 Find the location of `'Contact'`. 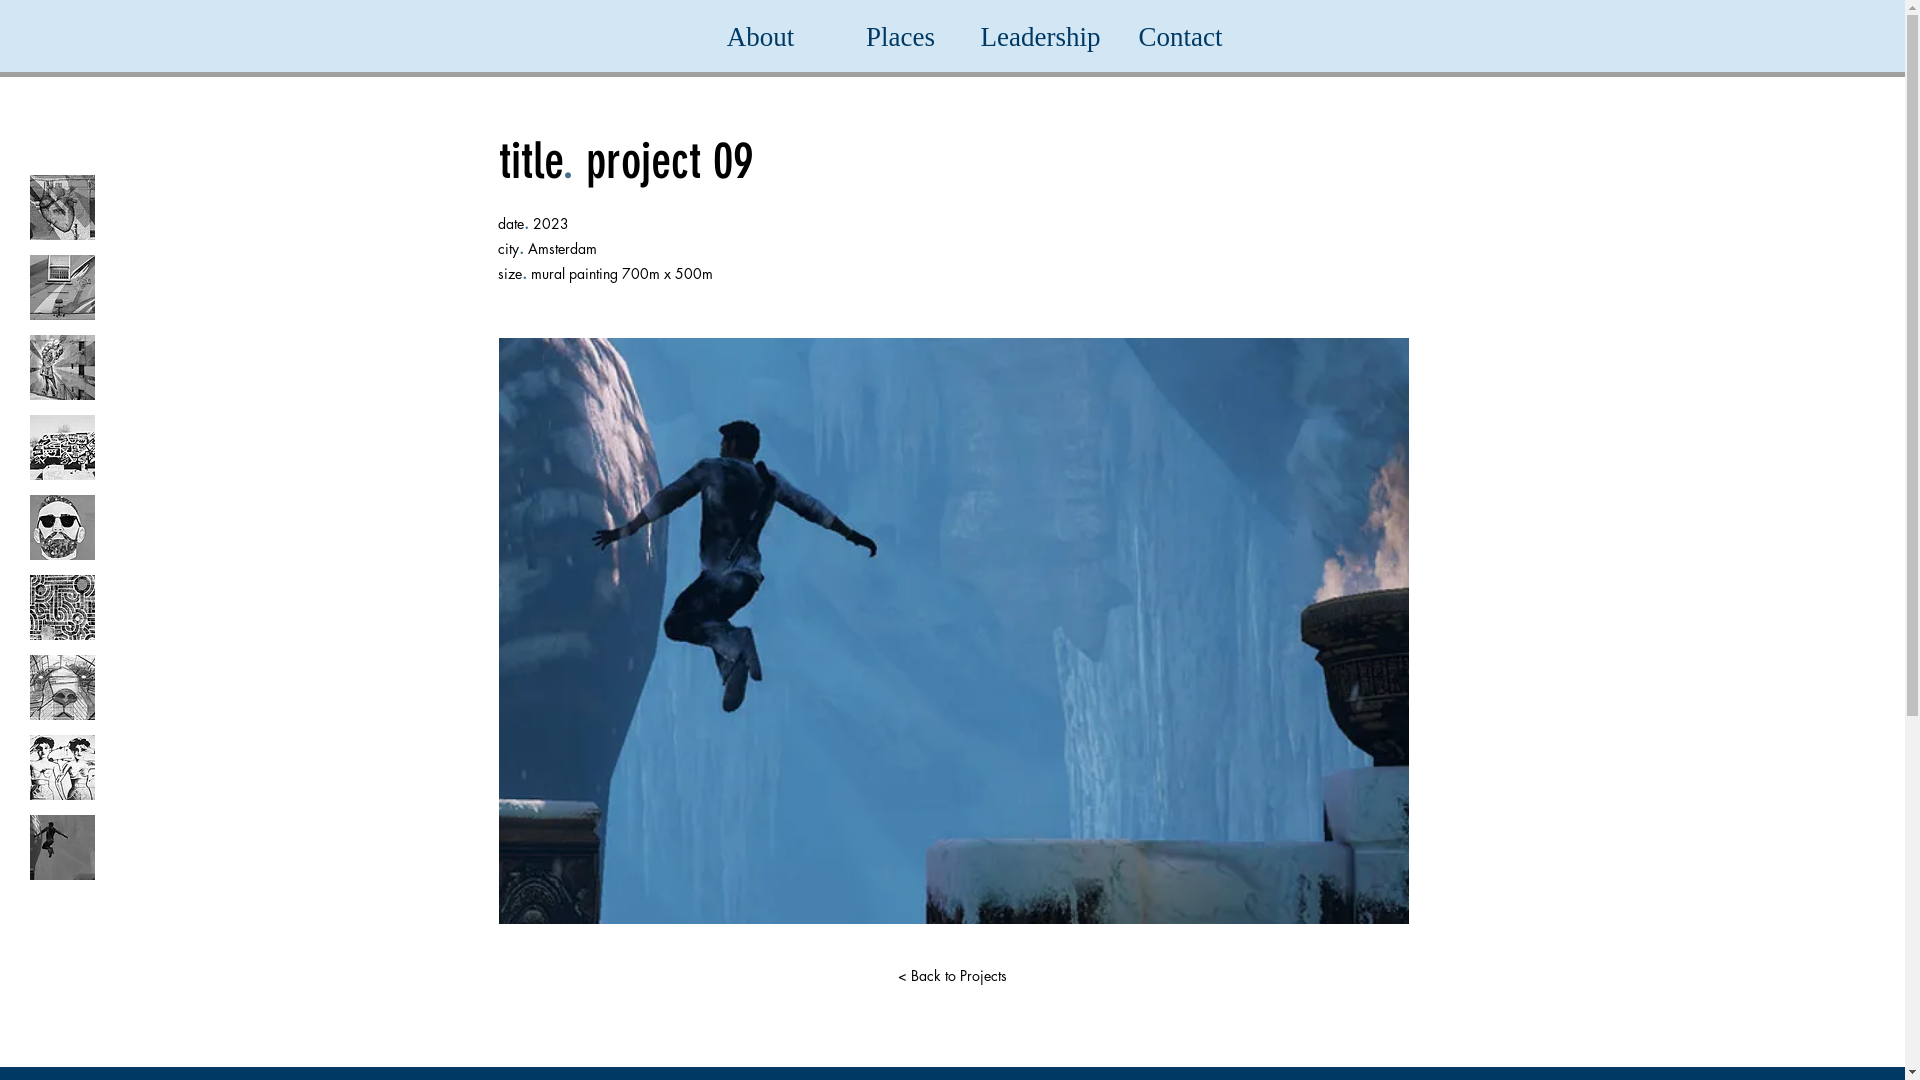

'Contact' is located at coordinates (1180, 37).